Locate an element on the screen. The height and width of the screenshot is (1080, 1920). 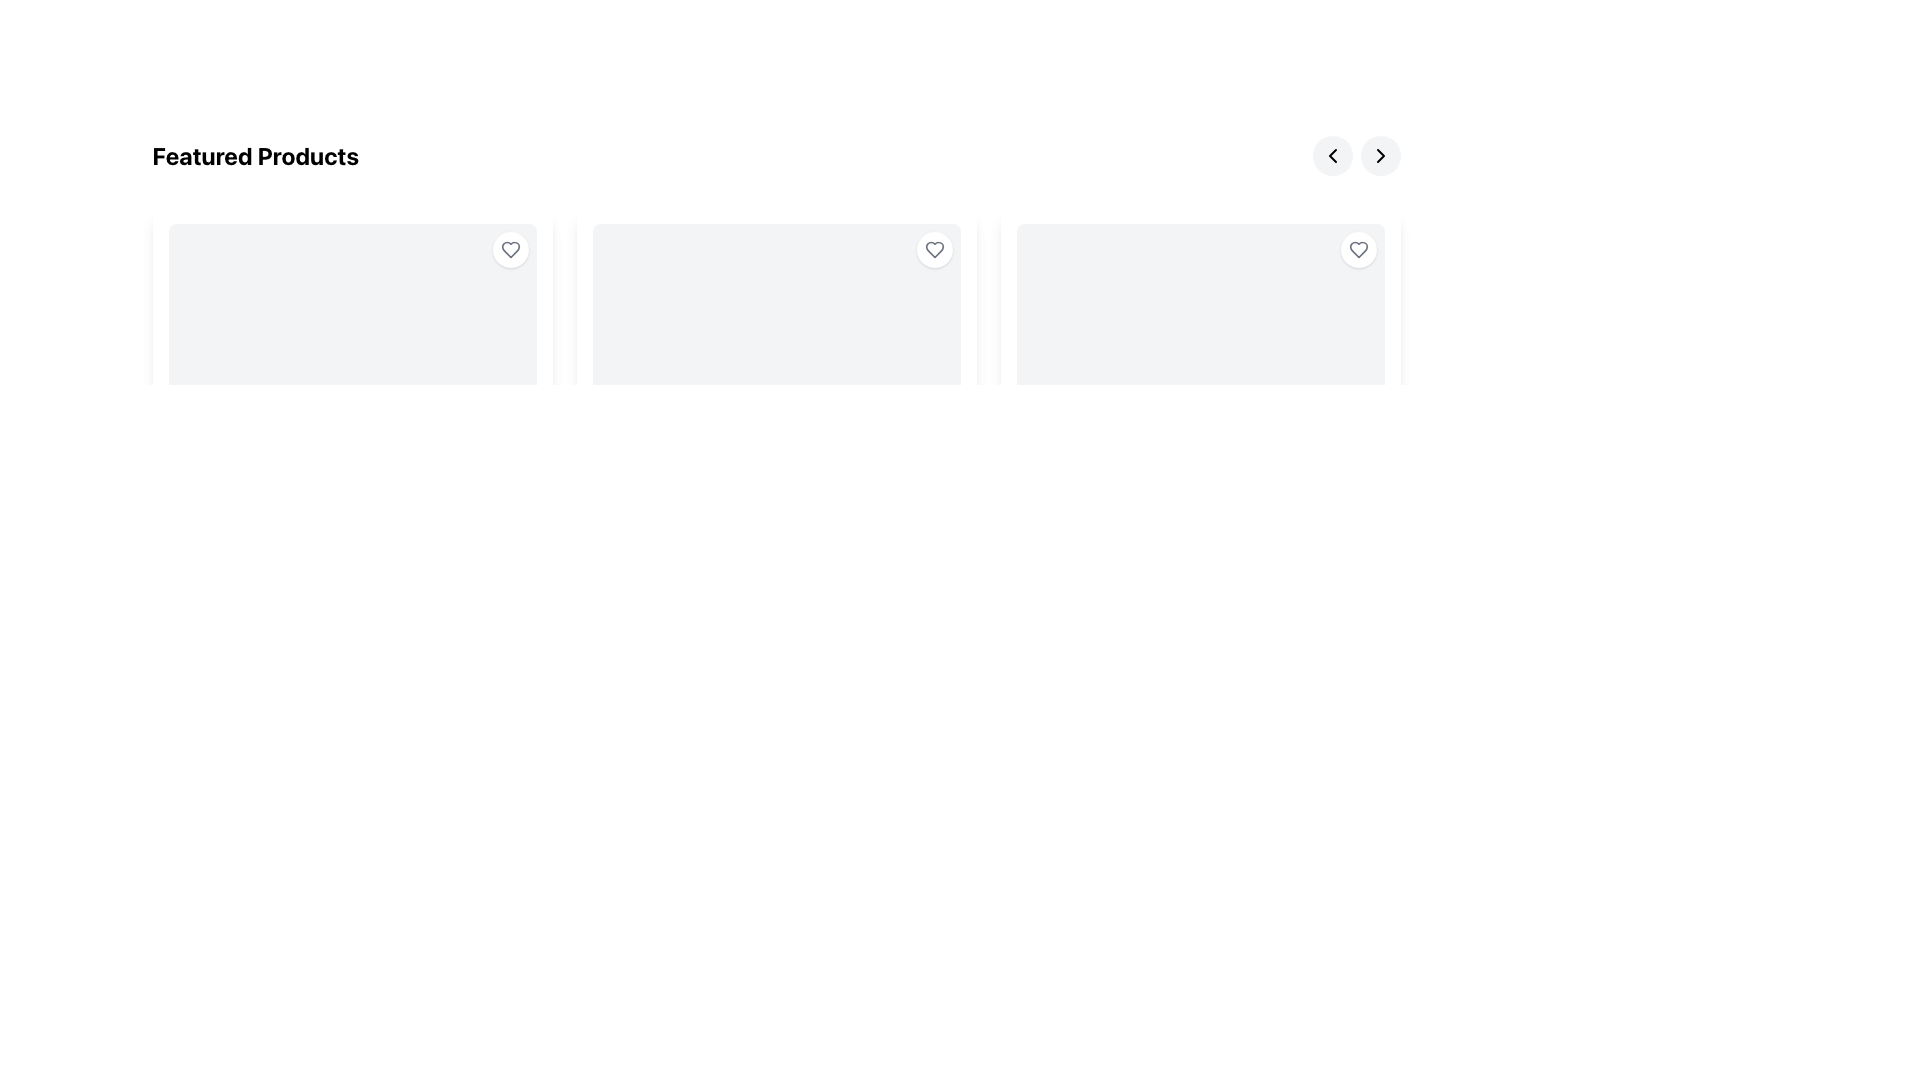
the interactive heart button located at the top-right corner of the second card in a horizontally aligned list is located at coordinates (933, 249).